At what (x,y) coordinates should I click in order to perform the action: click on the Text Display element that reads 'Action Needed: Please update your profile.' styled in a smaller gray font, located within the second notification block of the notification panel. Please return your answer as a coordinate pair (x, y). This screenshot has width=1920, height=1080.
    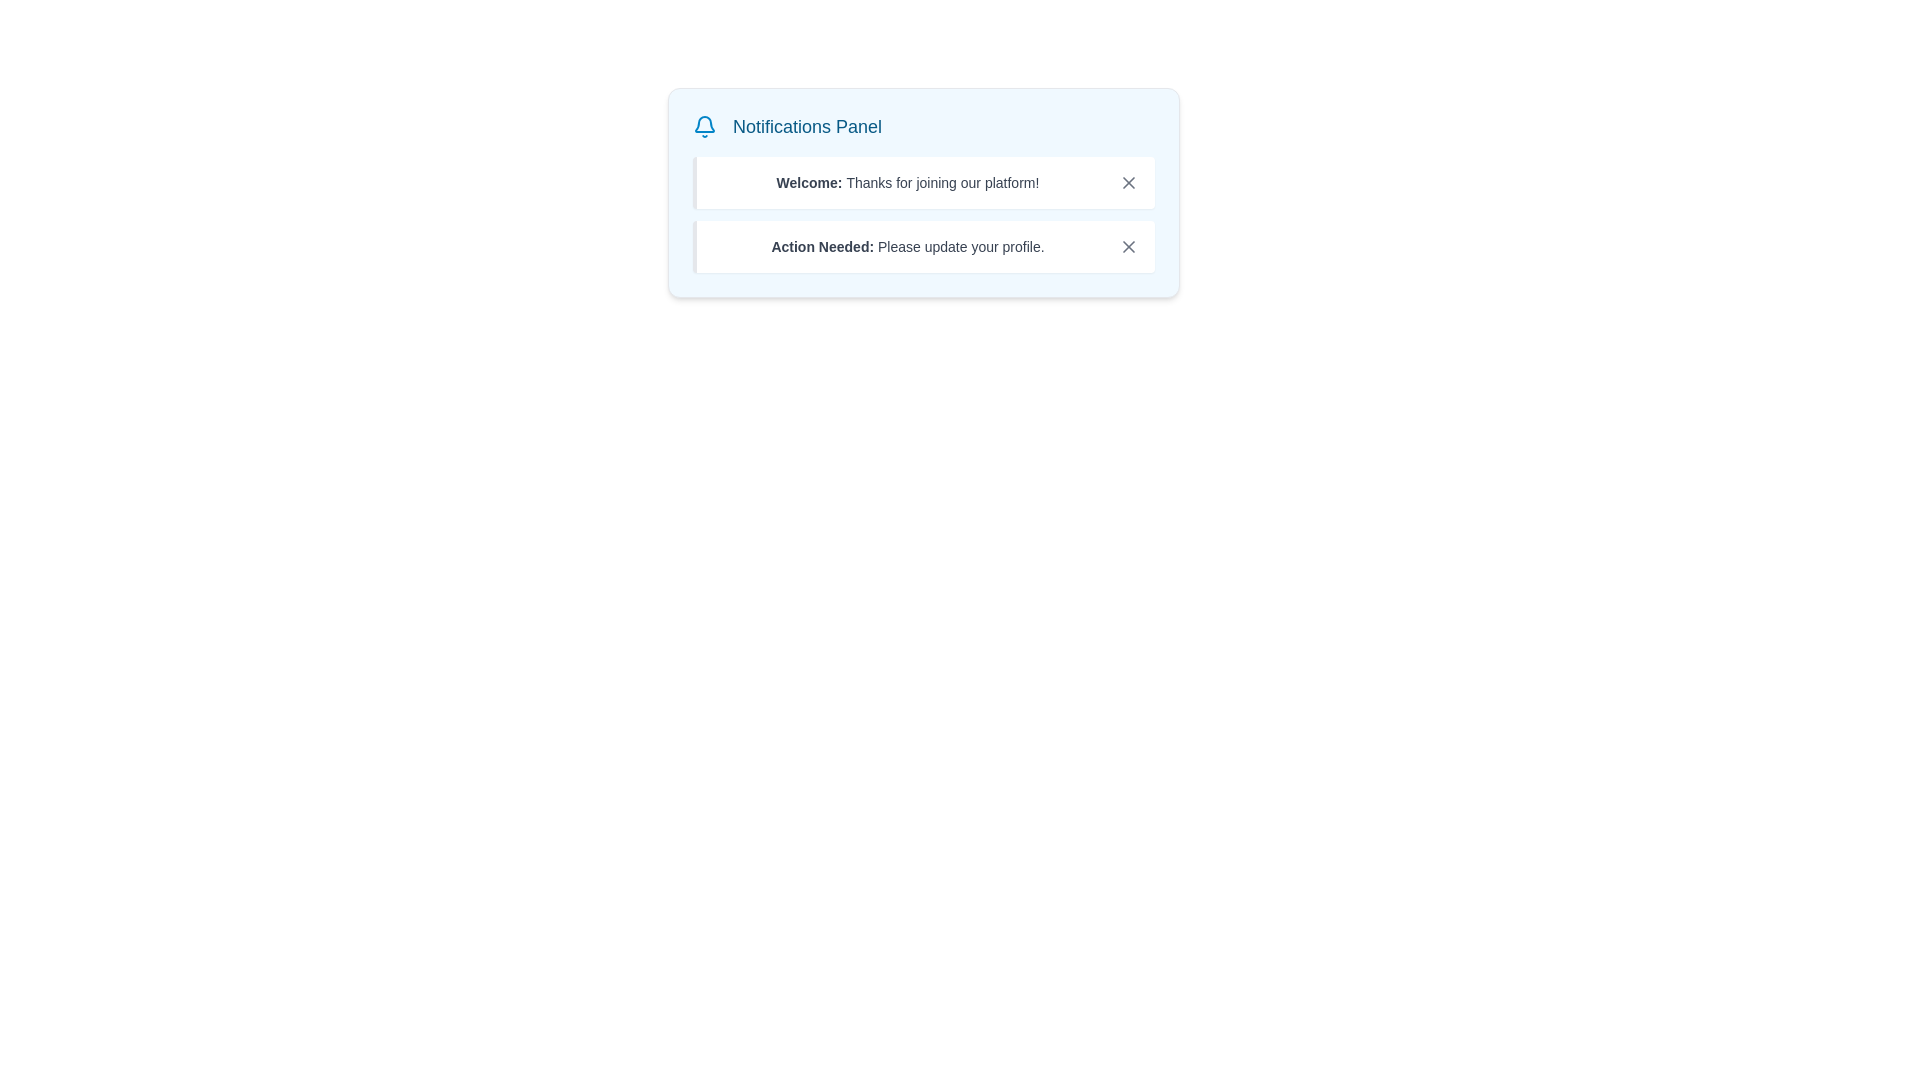
    Looking at the image, I should click on (906, 245).